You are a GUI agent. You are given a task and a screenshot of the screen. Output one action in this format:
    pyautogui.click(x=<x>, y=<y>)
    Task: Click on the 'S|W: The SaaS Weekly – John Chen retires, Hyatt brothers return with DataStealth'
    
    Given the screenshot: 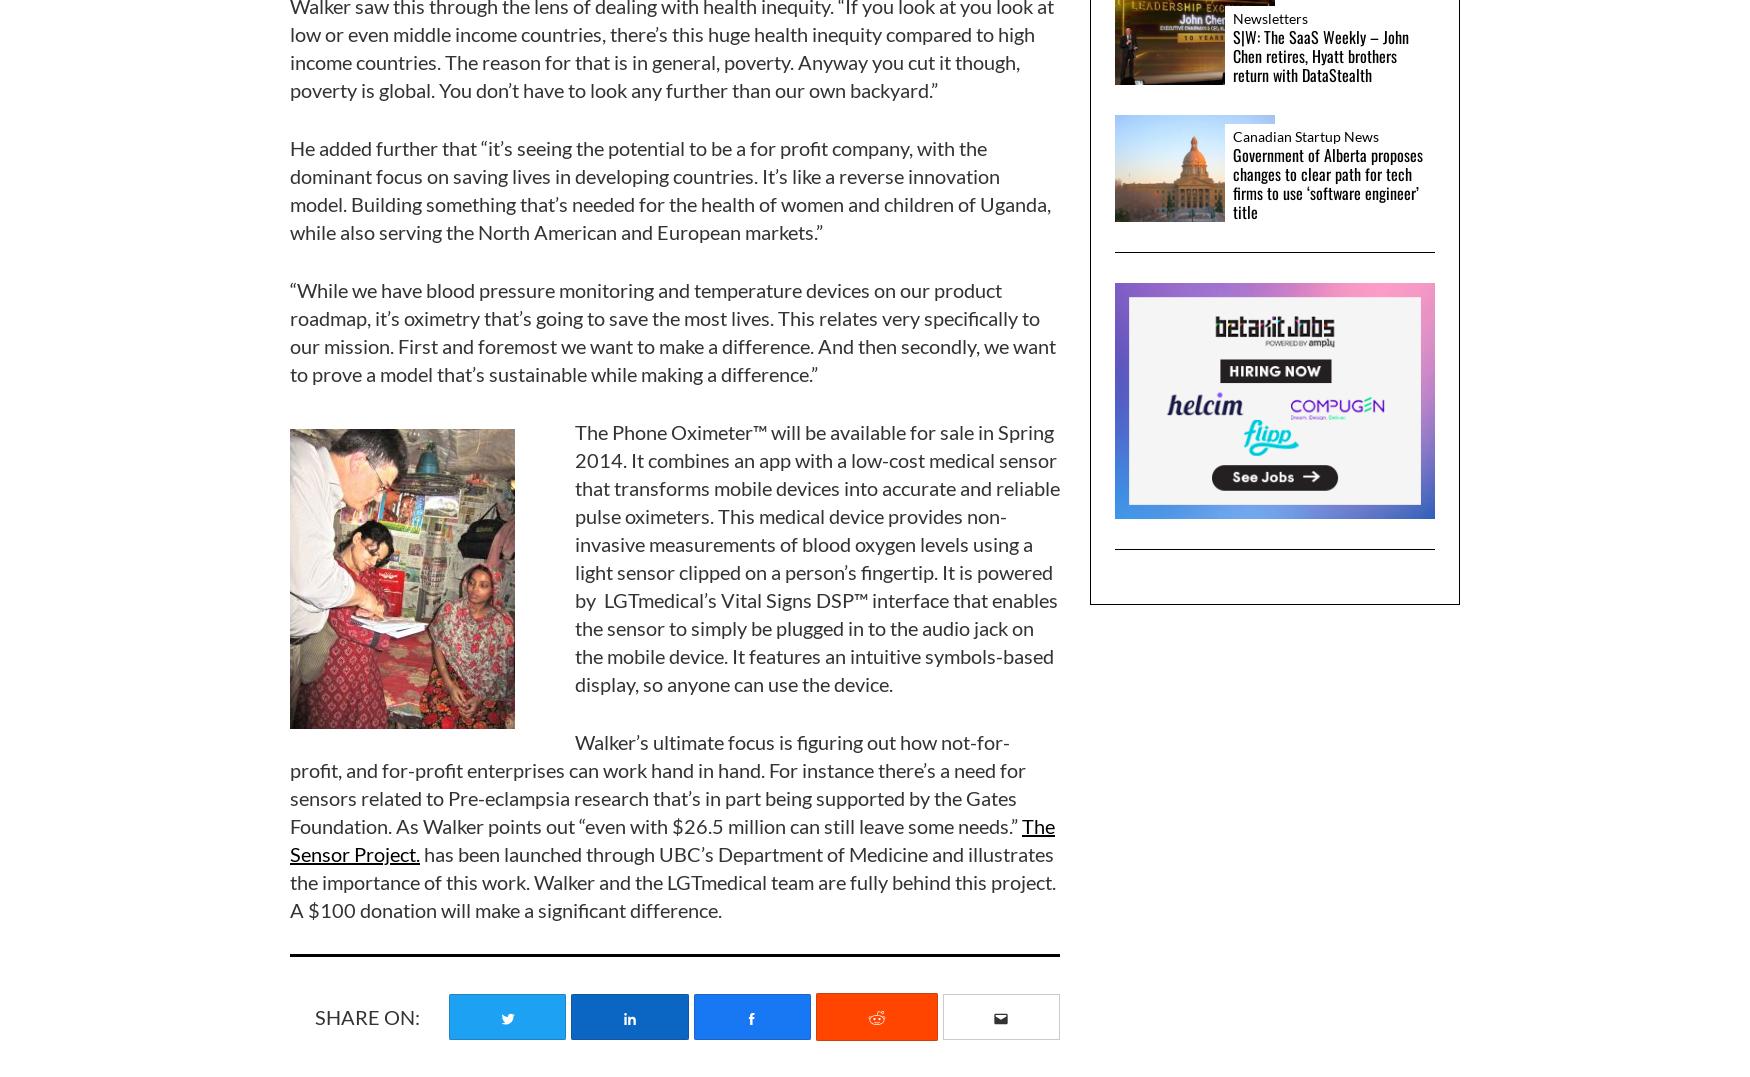 What is the action you would take?
    pyautogui.click(x=1321, y=55)
    